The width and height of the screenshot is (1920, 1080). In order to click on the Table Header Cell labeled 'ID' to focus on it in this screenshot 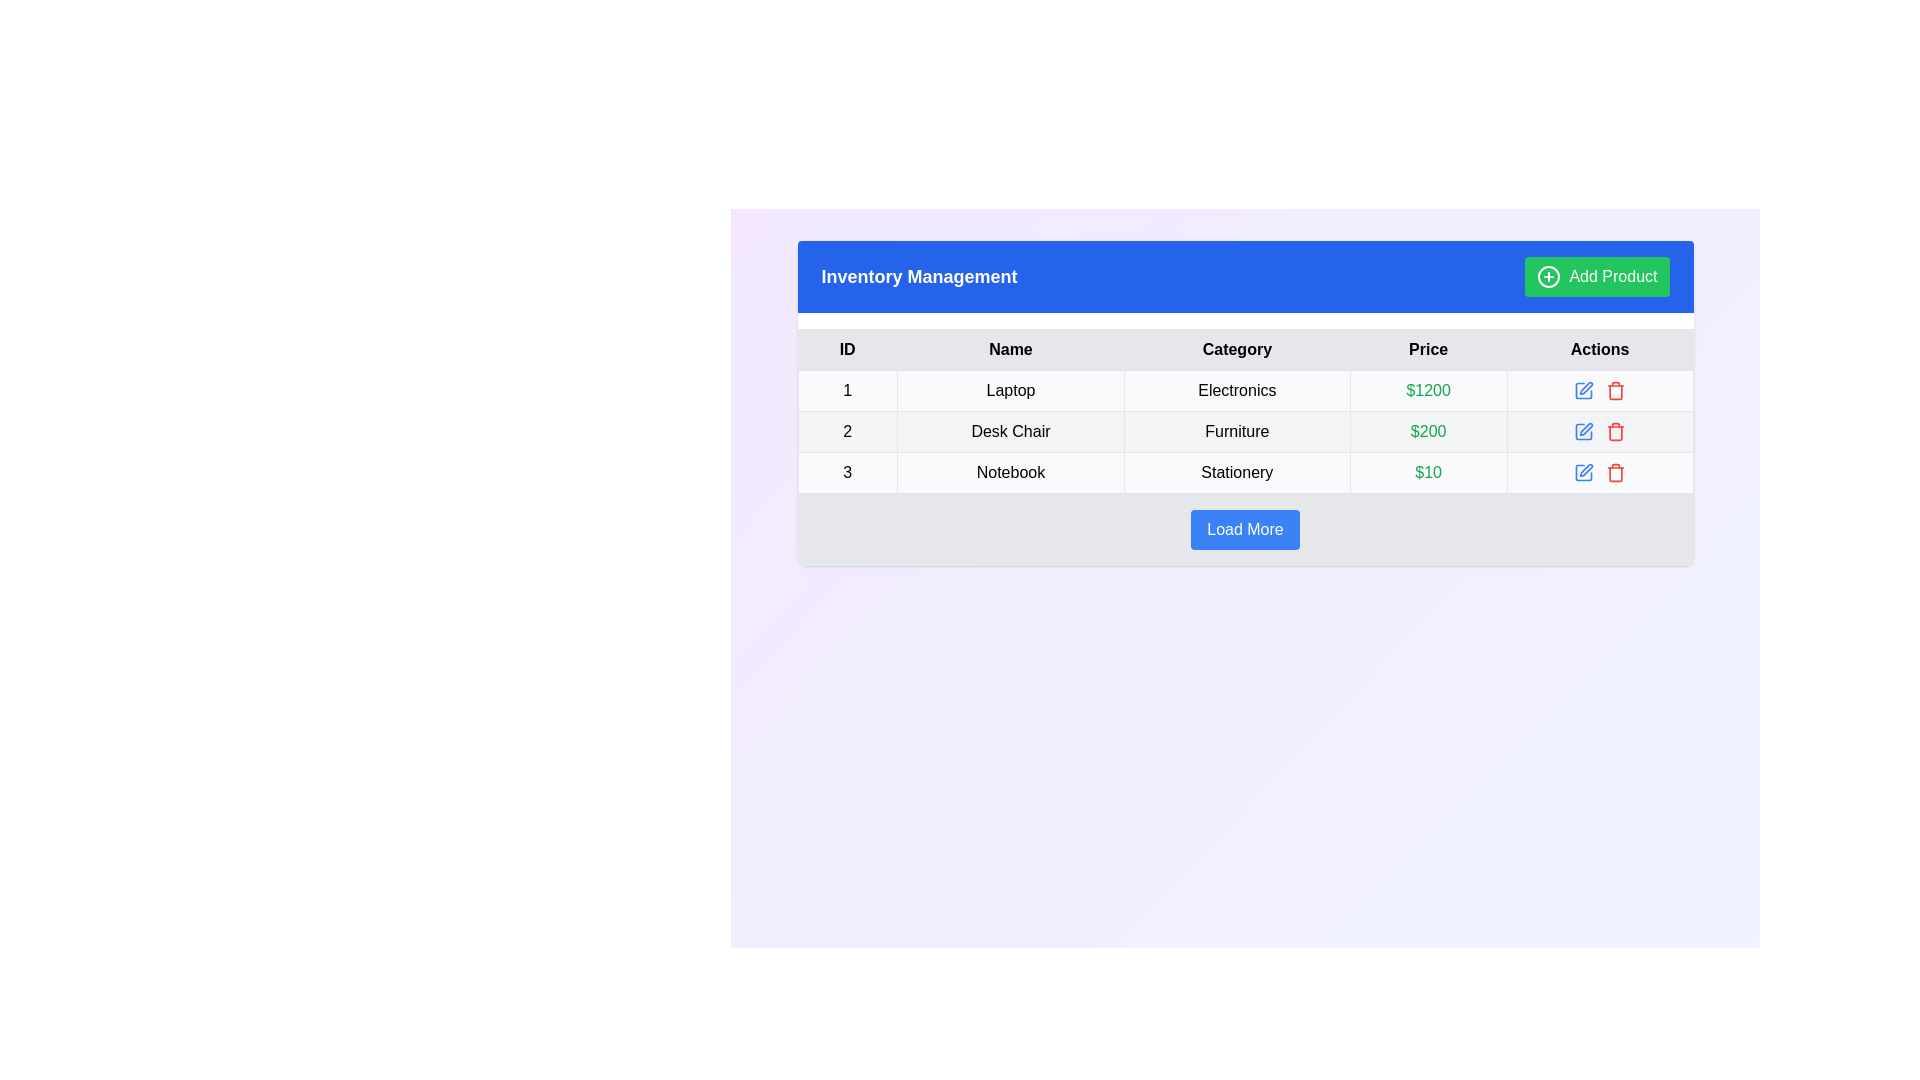, I will do `click(847, 349)`.